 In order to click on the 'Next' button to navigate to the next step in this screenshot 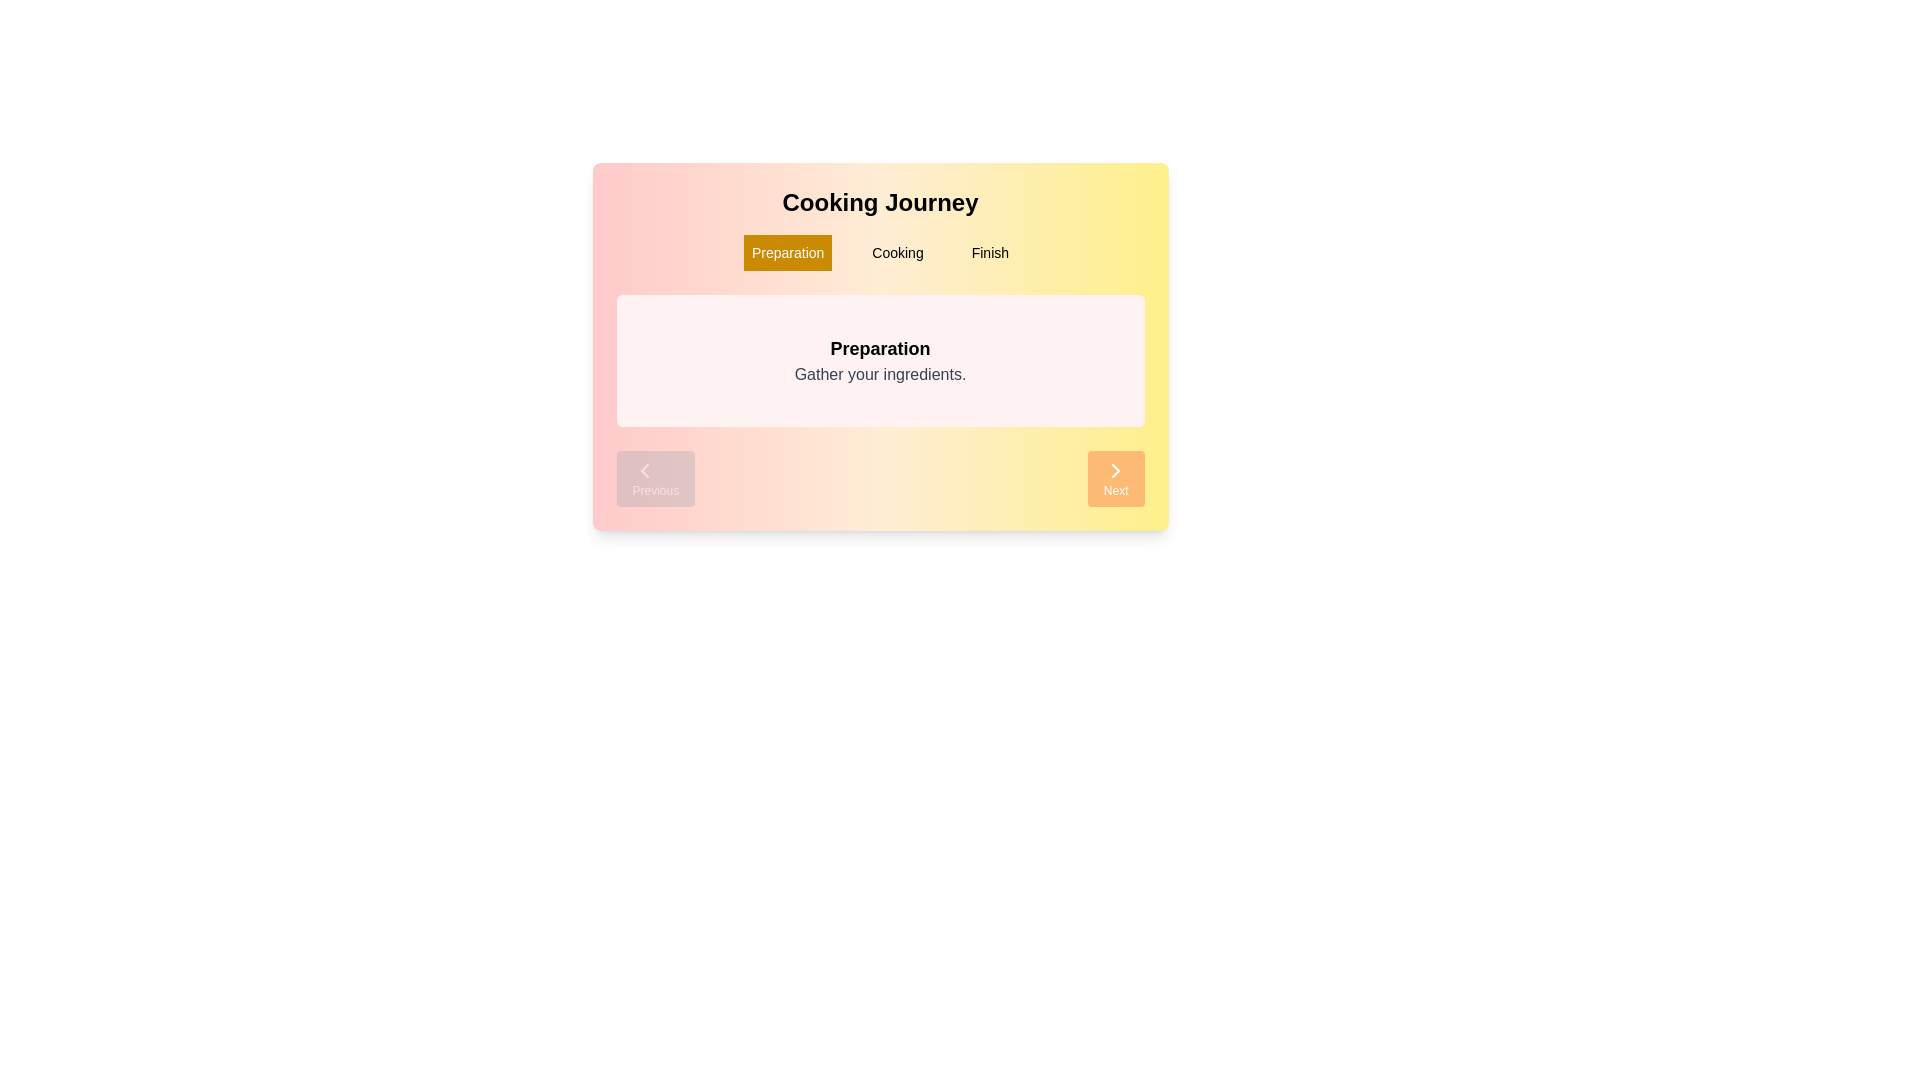, I will do `click(1115, 478)`.